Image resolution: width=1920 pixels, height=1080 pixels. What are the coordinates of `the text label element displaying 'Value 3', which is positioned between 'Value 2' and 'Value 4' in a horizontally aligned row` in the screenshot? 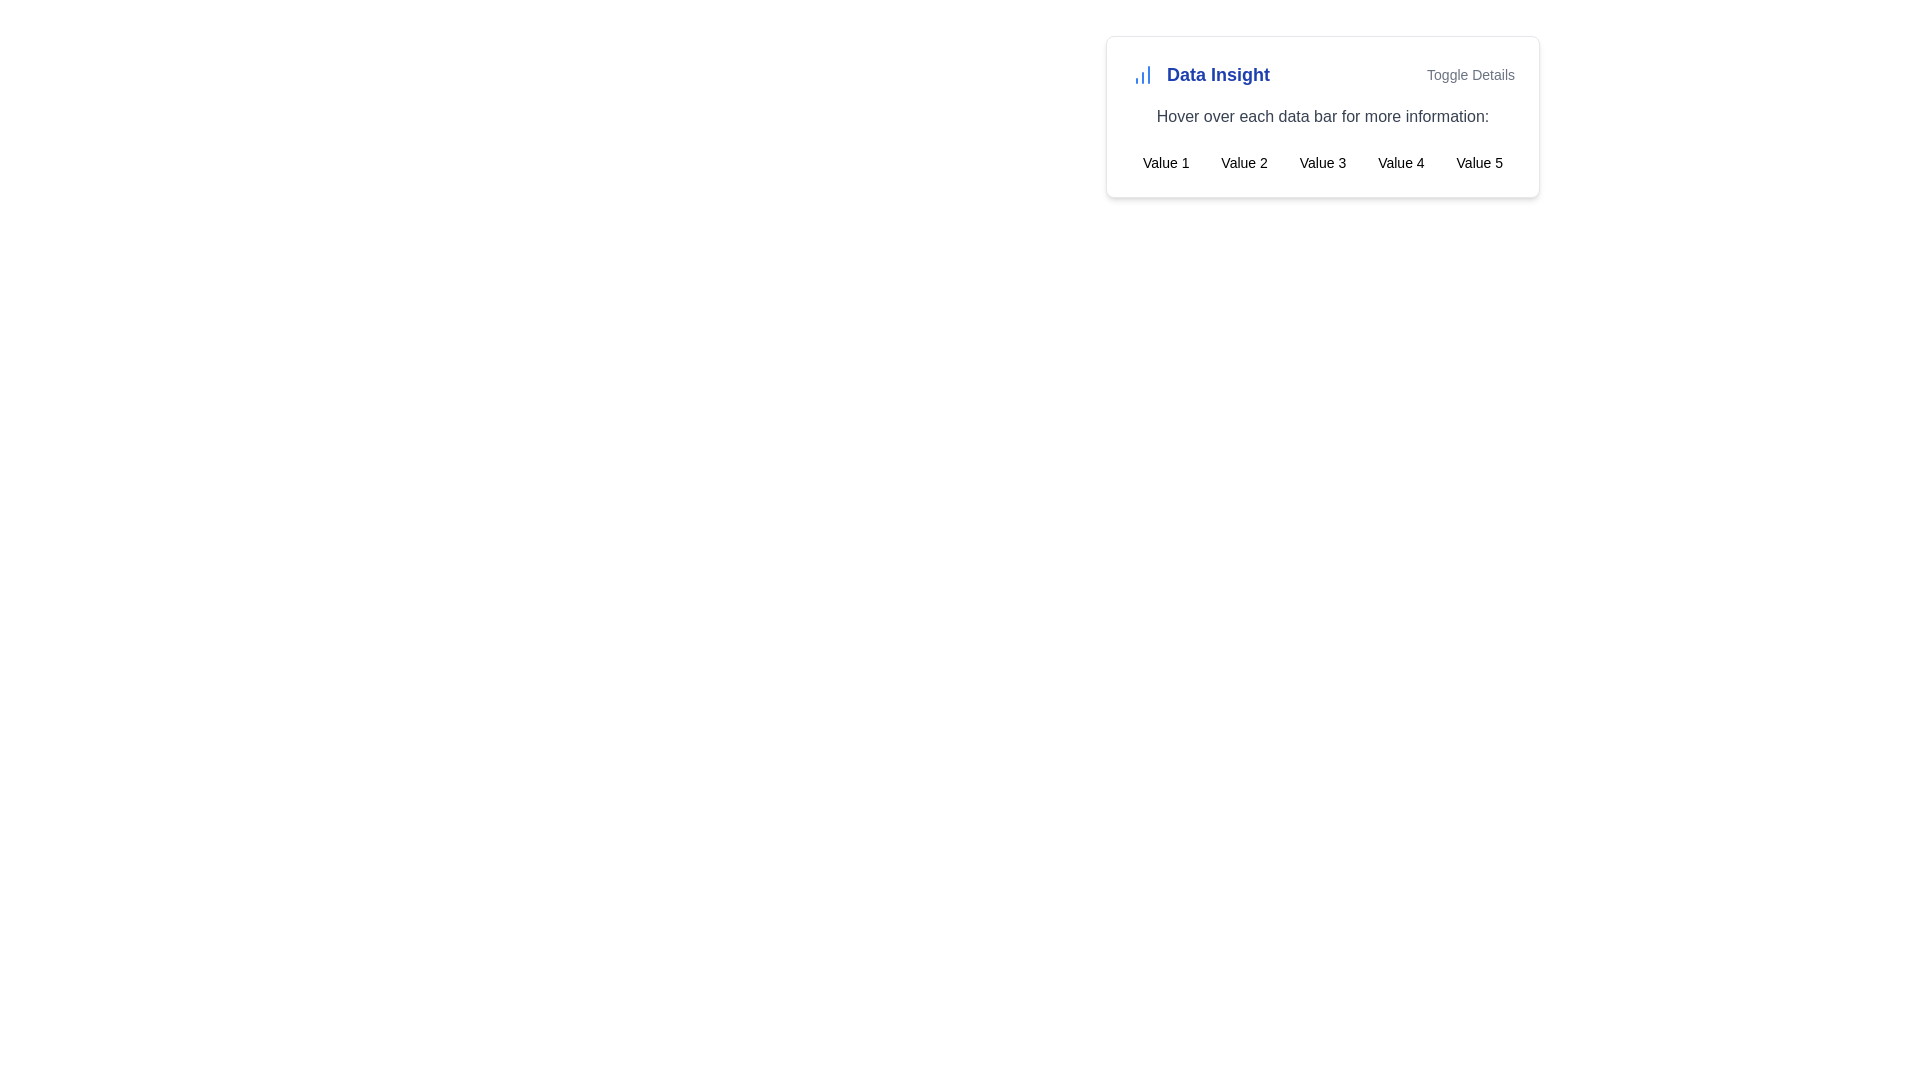 It's located at (1323, 157).